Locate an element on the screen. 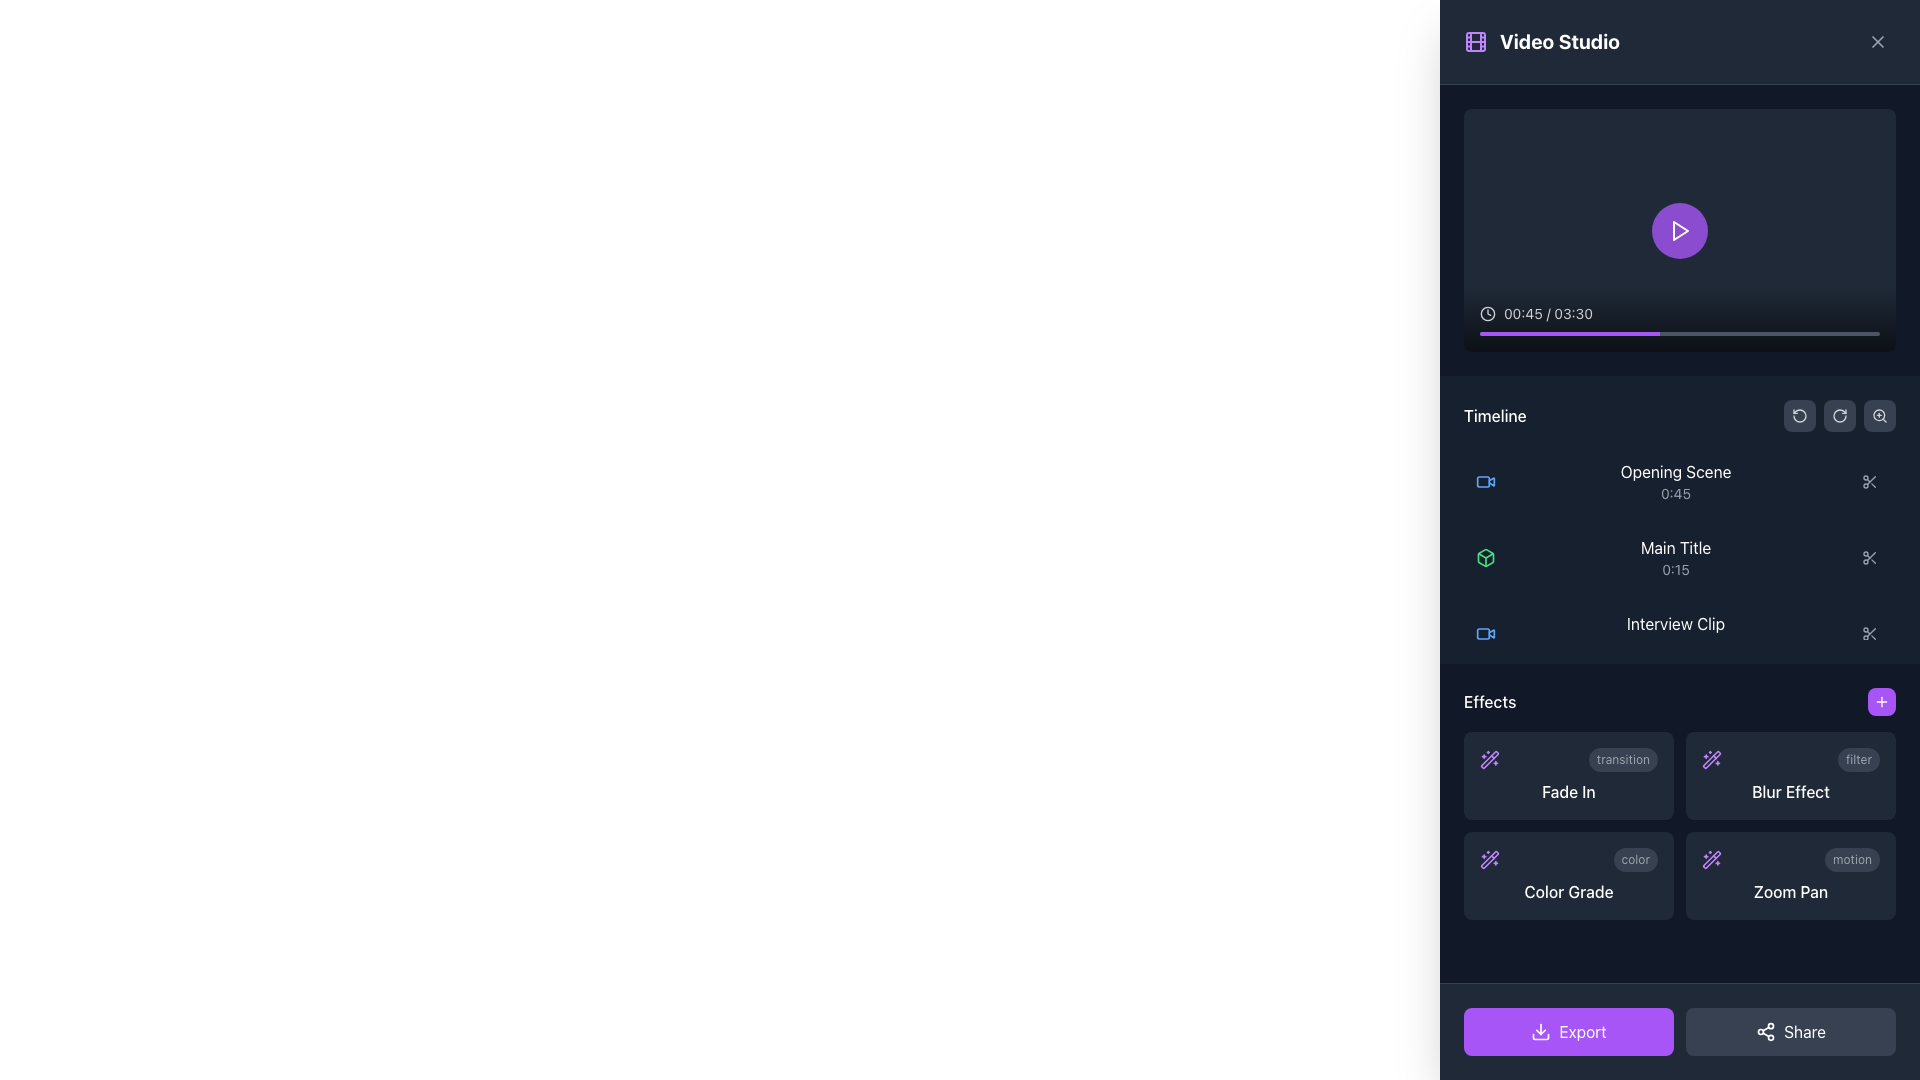 Image resolution: width=1920 pixels, height=1080 pixels. the scissors tool button located in the 'Interview Clip' section of the timeline, adjacent to the label 'Interview Clip 2:30' is located at coordinates (1869, 633).